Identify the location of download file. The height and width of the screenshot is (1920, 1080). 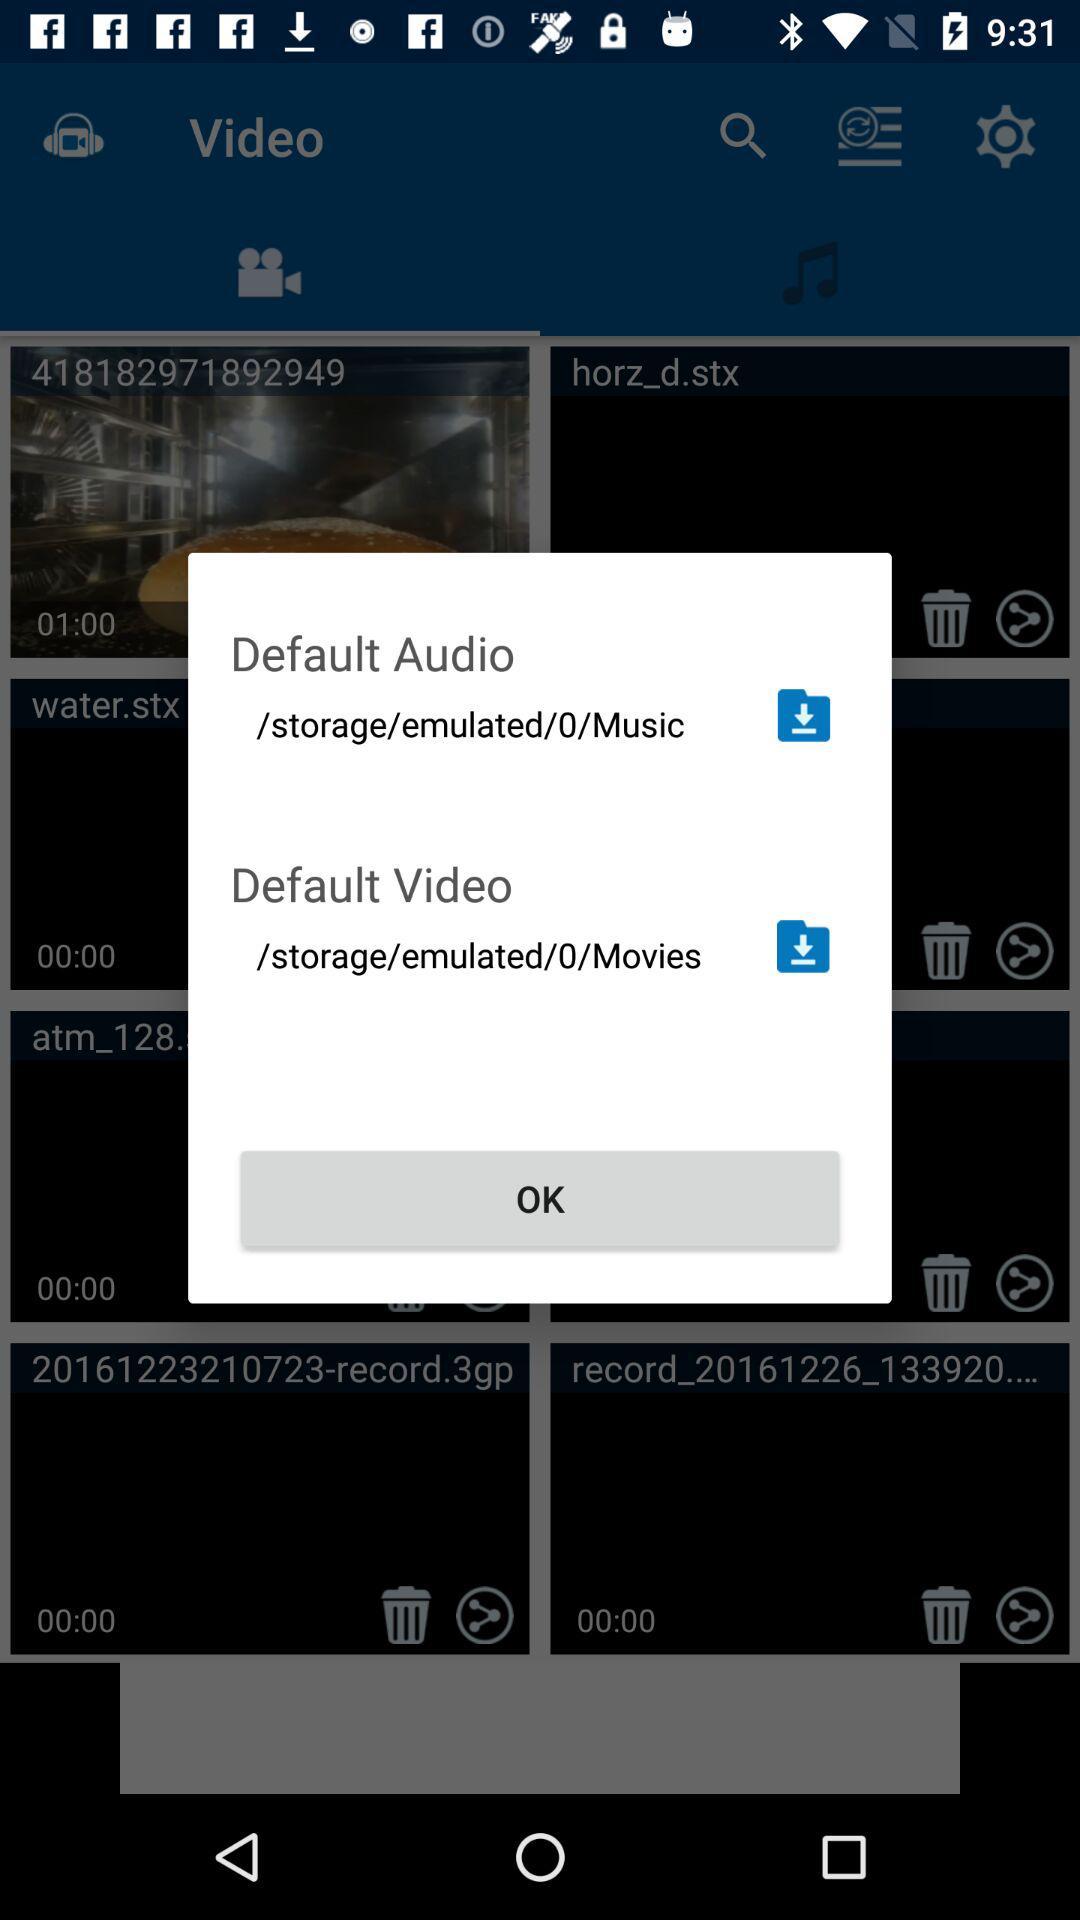
(802, 945).